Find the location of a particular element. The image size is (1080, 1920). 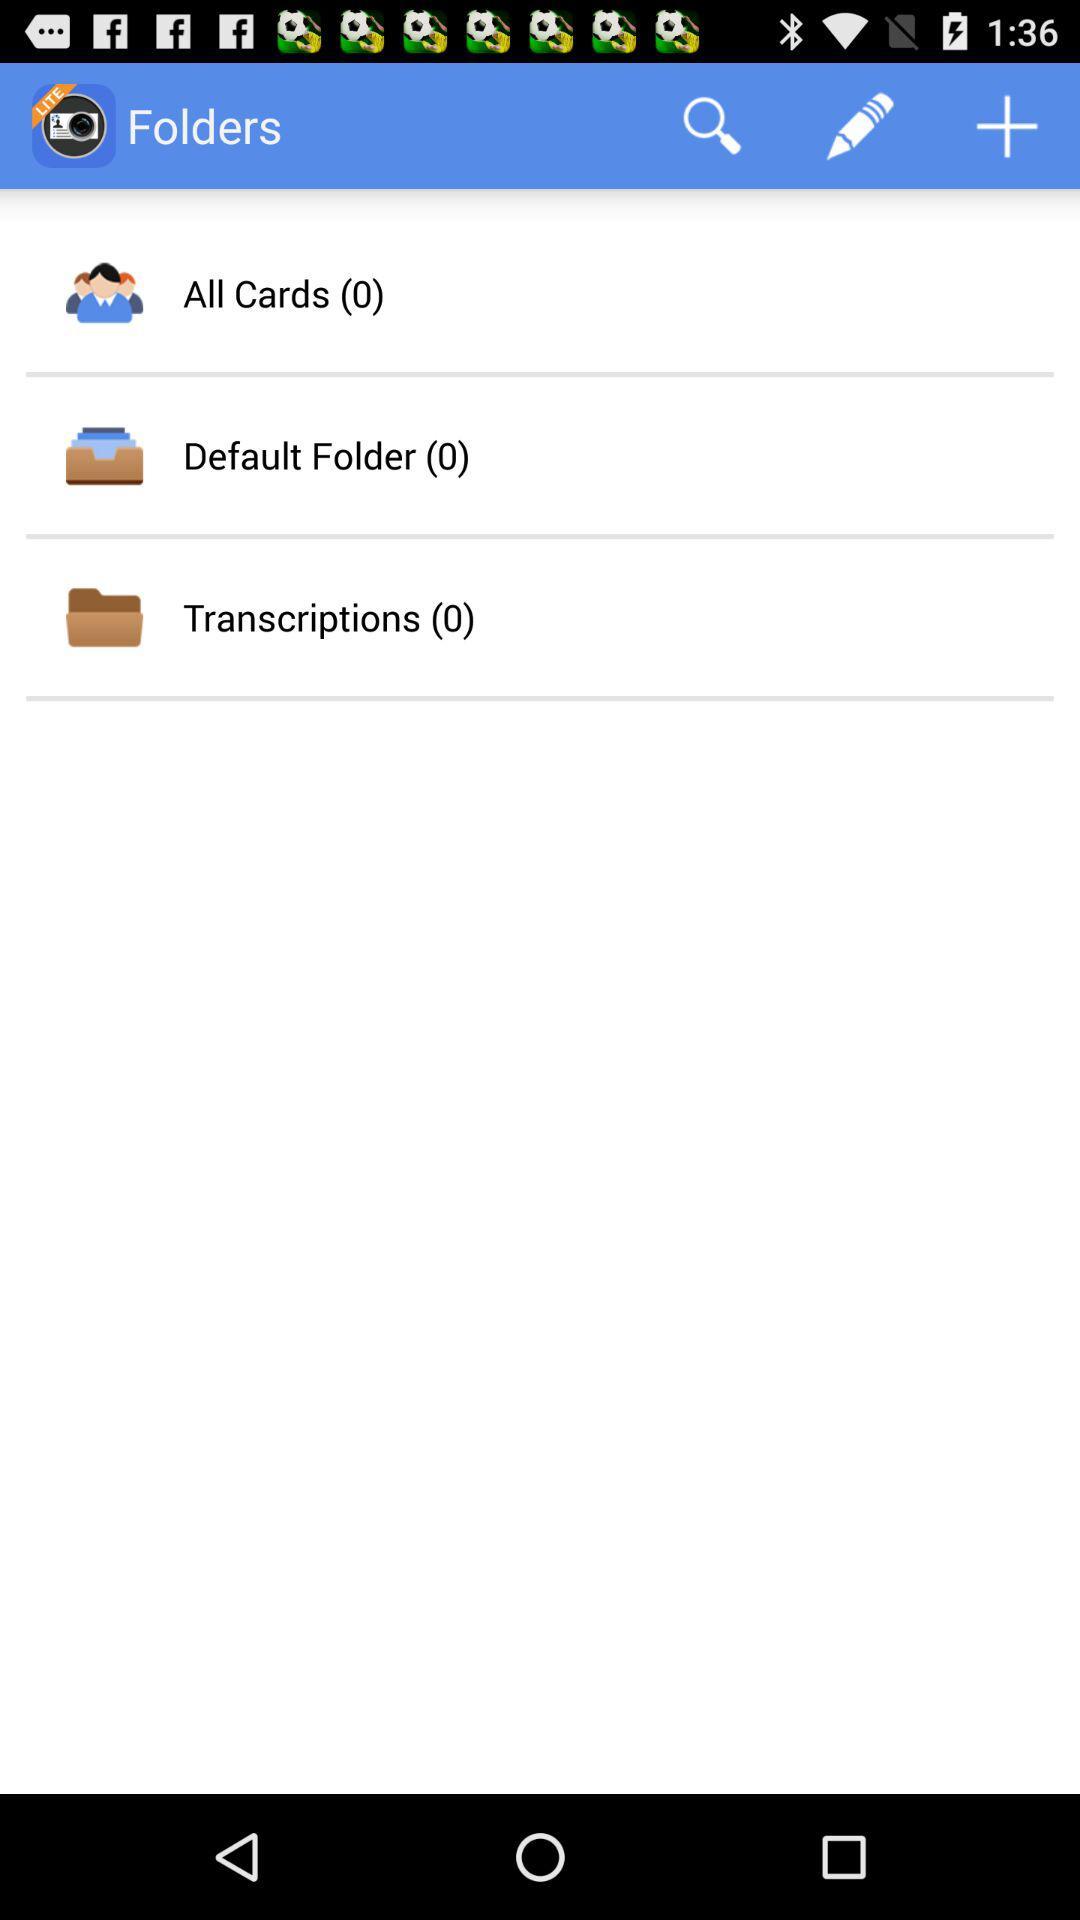

item to the right of folders app is located at coordinates (711, 124).